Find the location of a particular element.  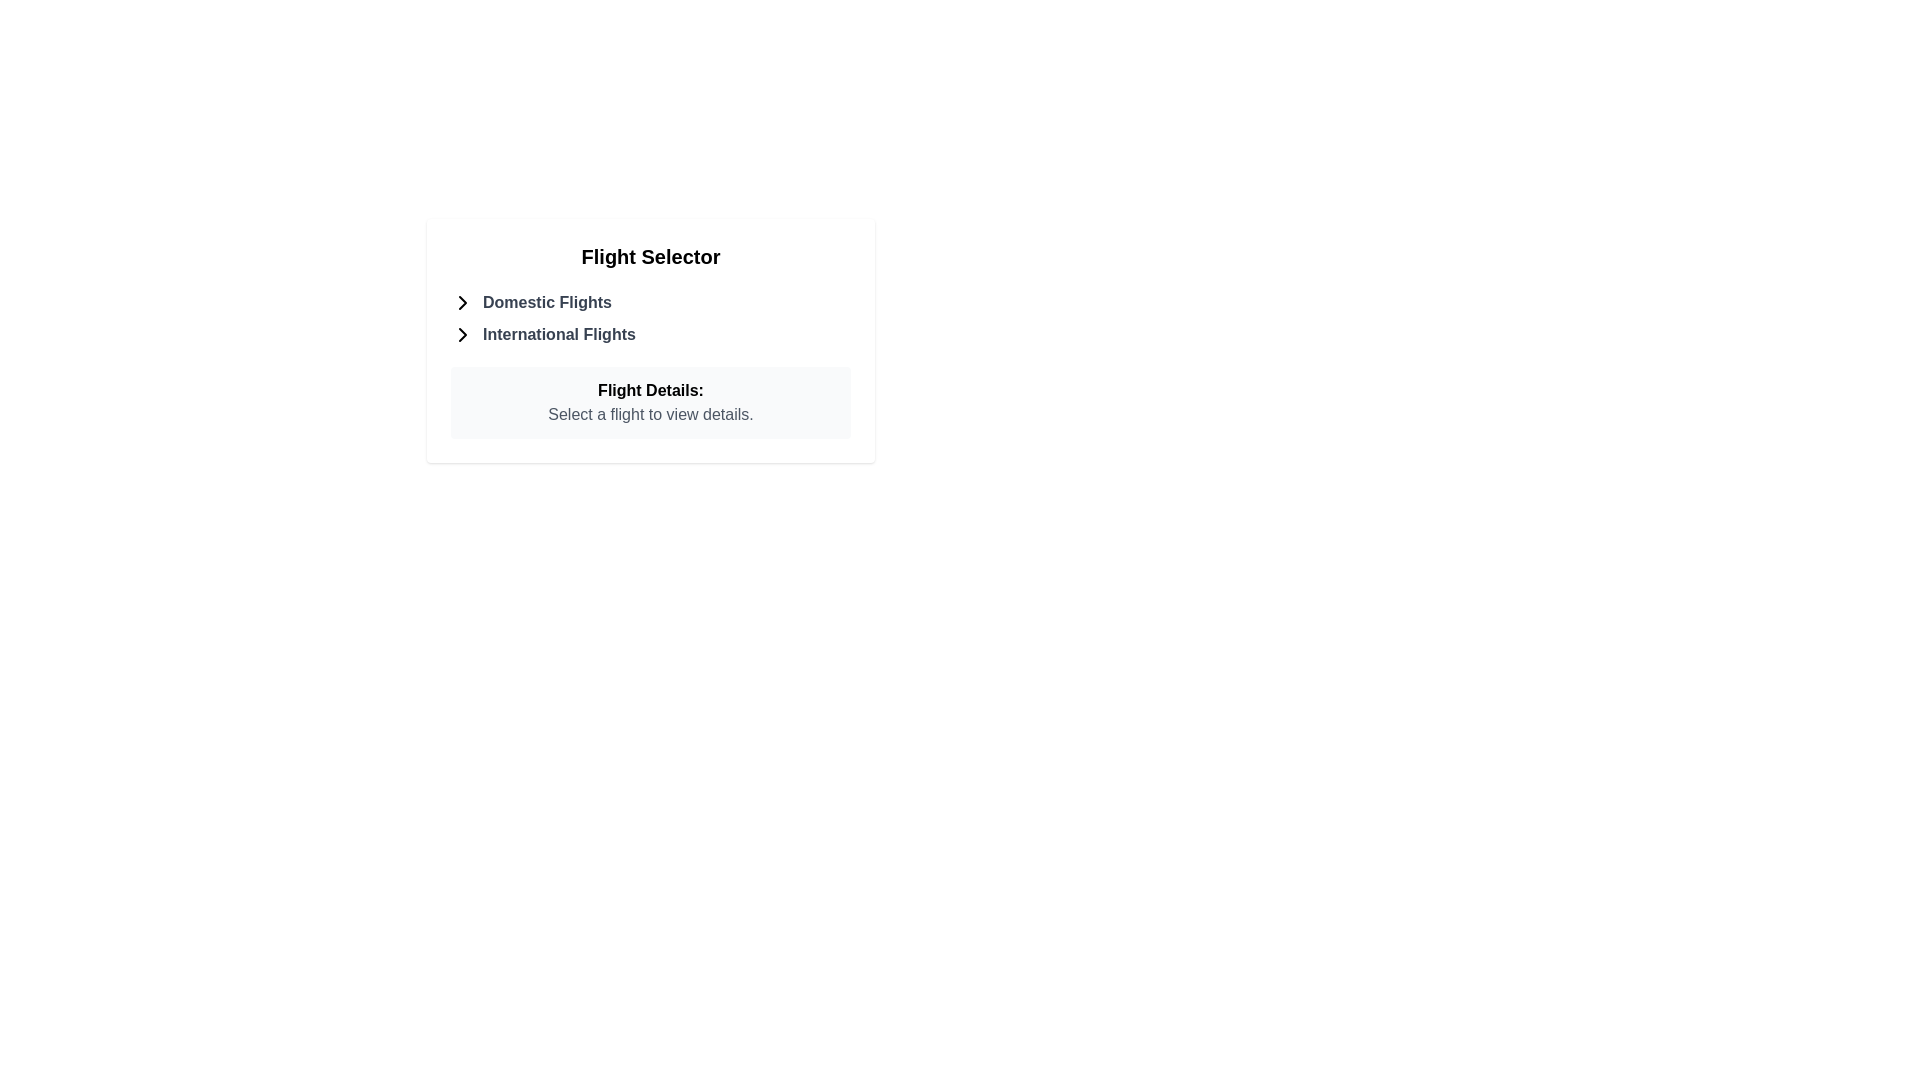

bold text label displaying 'Domestic Flights' which is prominently styled in dark gray on a white background, located below the header 'Flight Selector' is located at coordinates (547, 303).